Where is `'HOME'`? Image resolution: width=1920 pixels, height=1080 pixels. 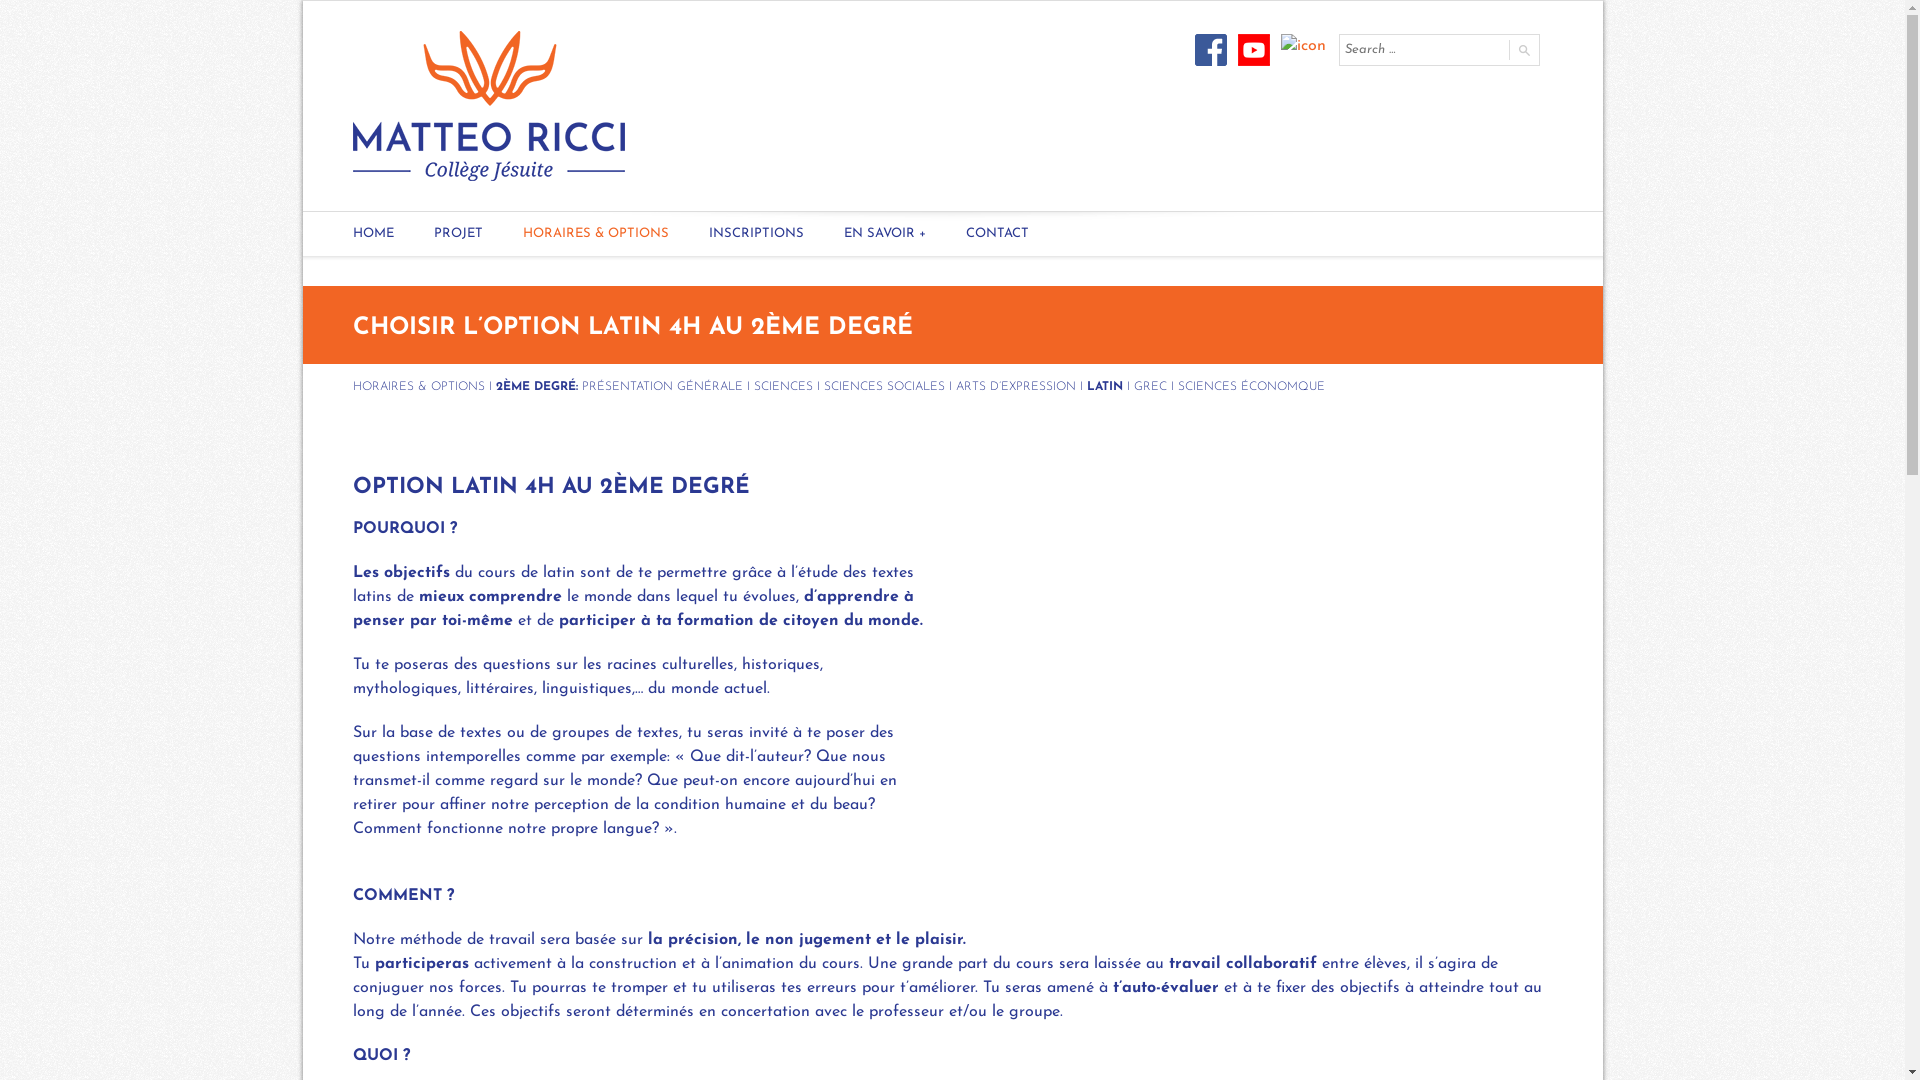 'HOME' is located at coordinates (331, 233).